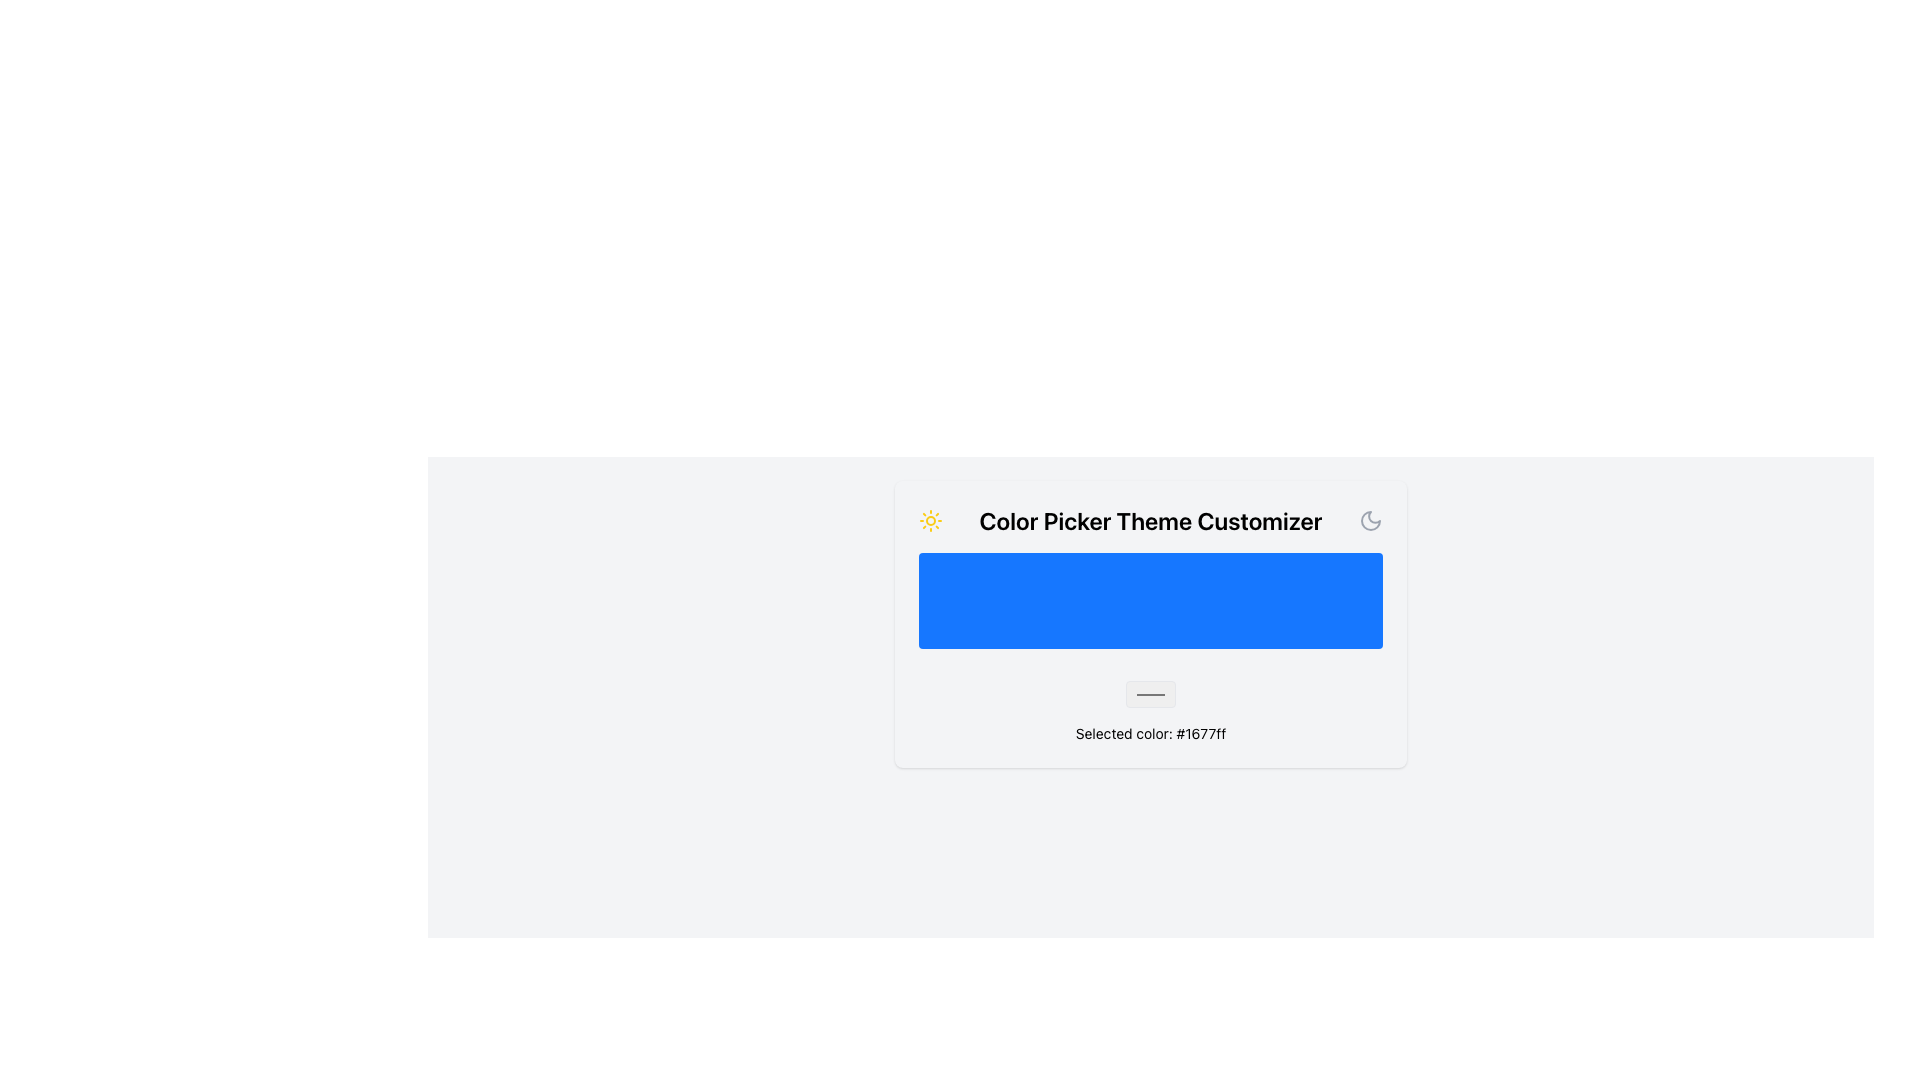  What do you see at coordinates (1370, 519) in the screenshot?
I see `the moon icon located at the top right corner of the 'Color Picker Theme Customizer' panel` at bounding box center [1370, 519].